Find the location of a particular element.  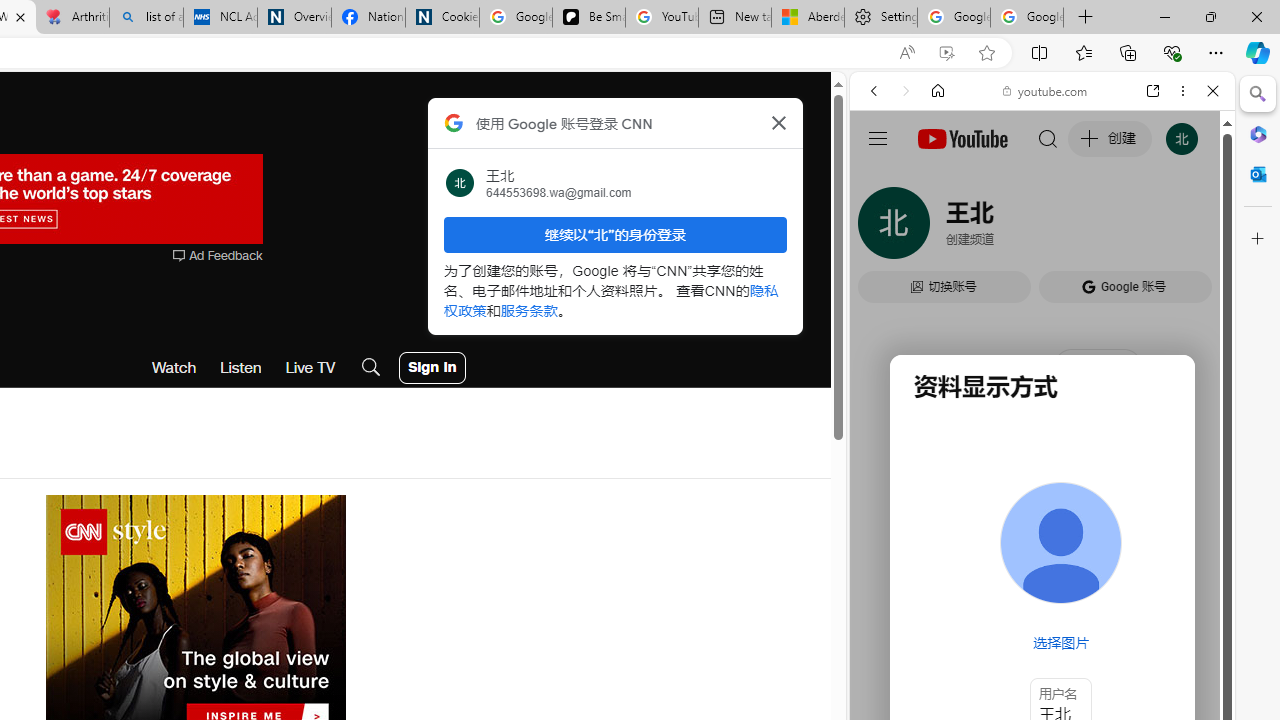

'Close Customize pane' is located at coordinates (1257, 238).